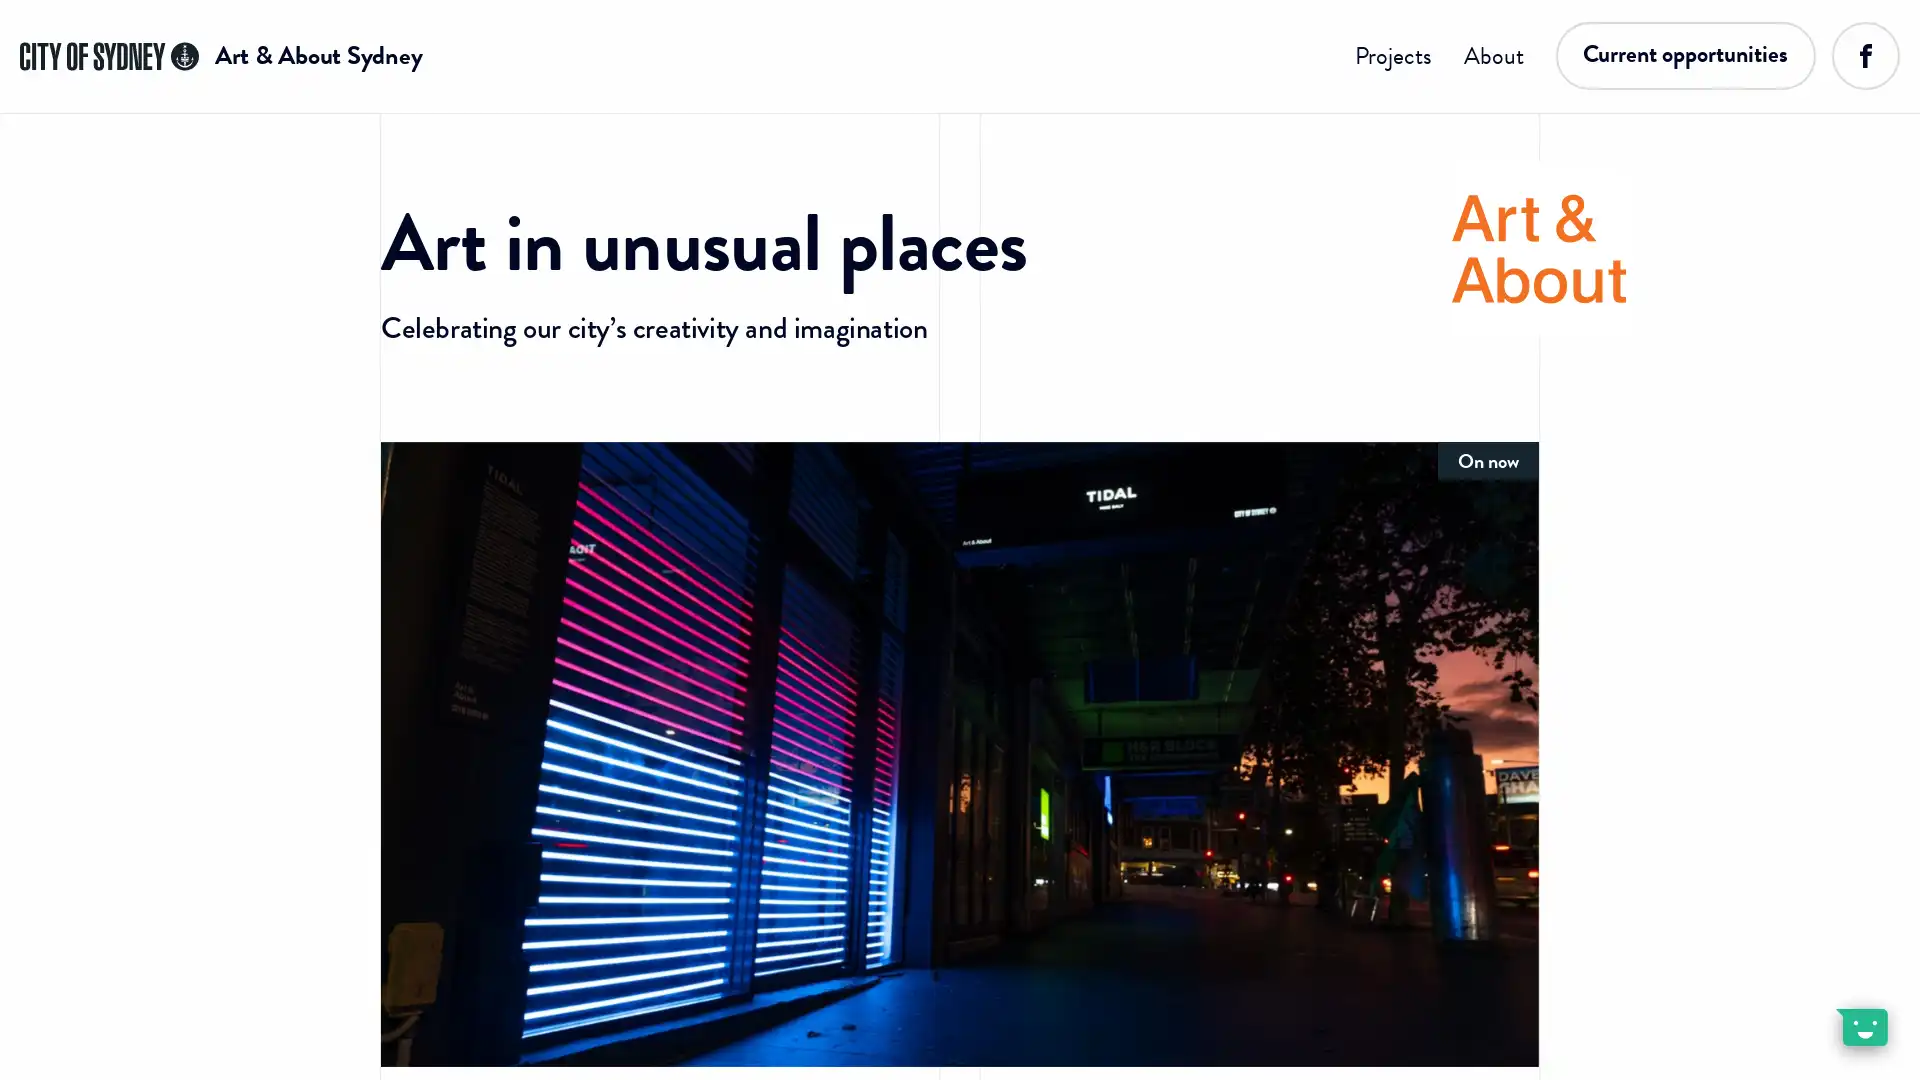  I want to click on Open, so click(1860, 1026).